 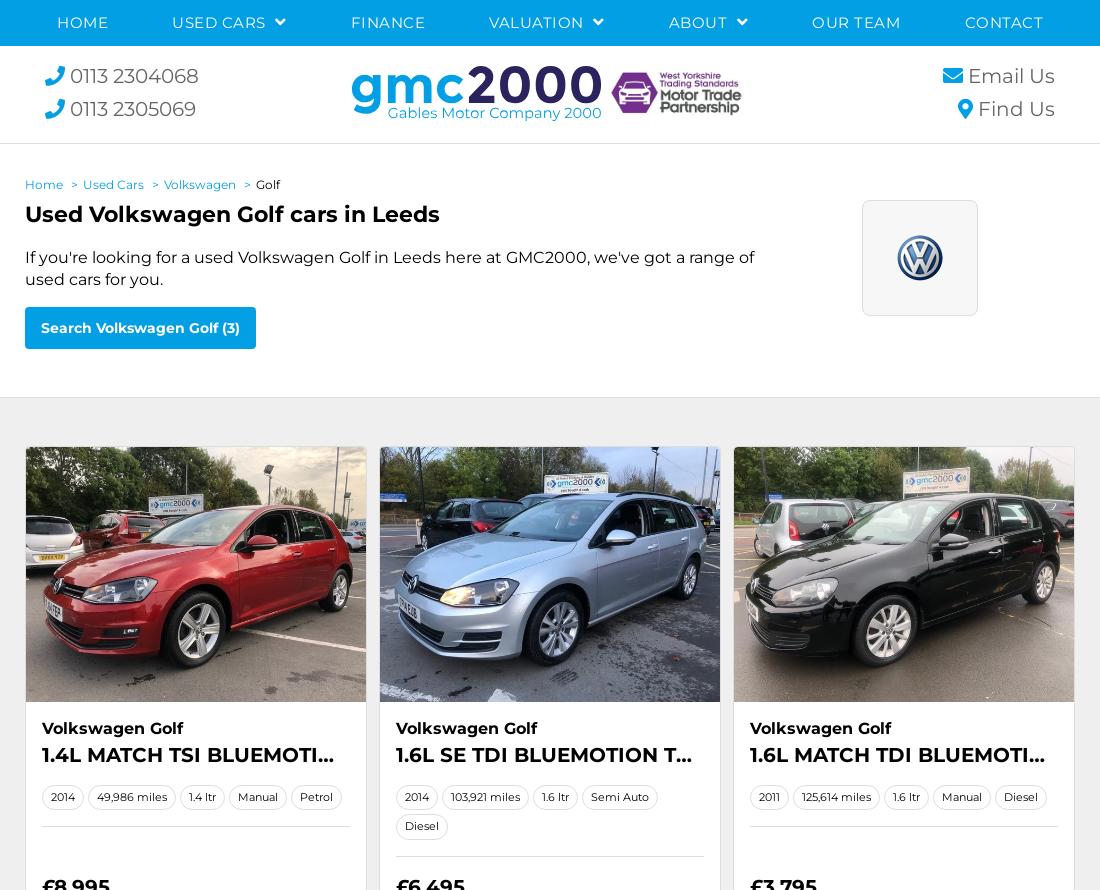 What do you see at coordinates (538, 22) in the screenshot?
I see `'Valuation'` at bounding box center [538, 22].